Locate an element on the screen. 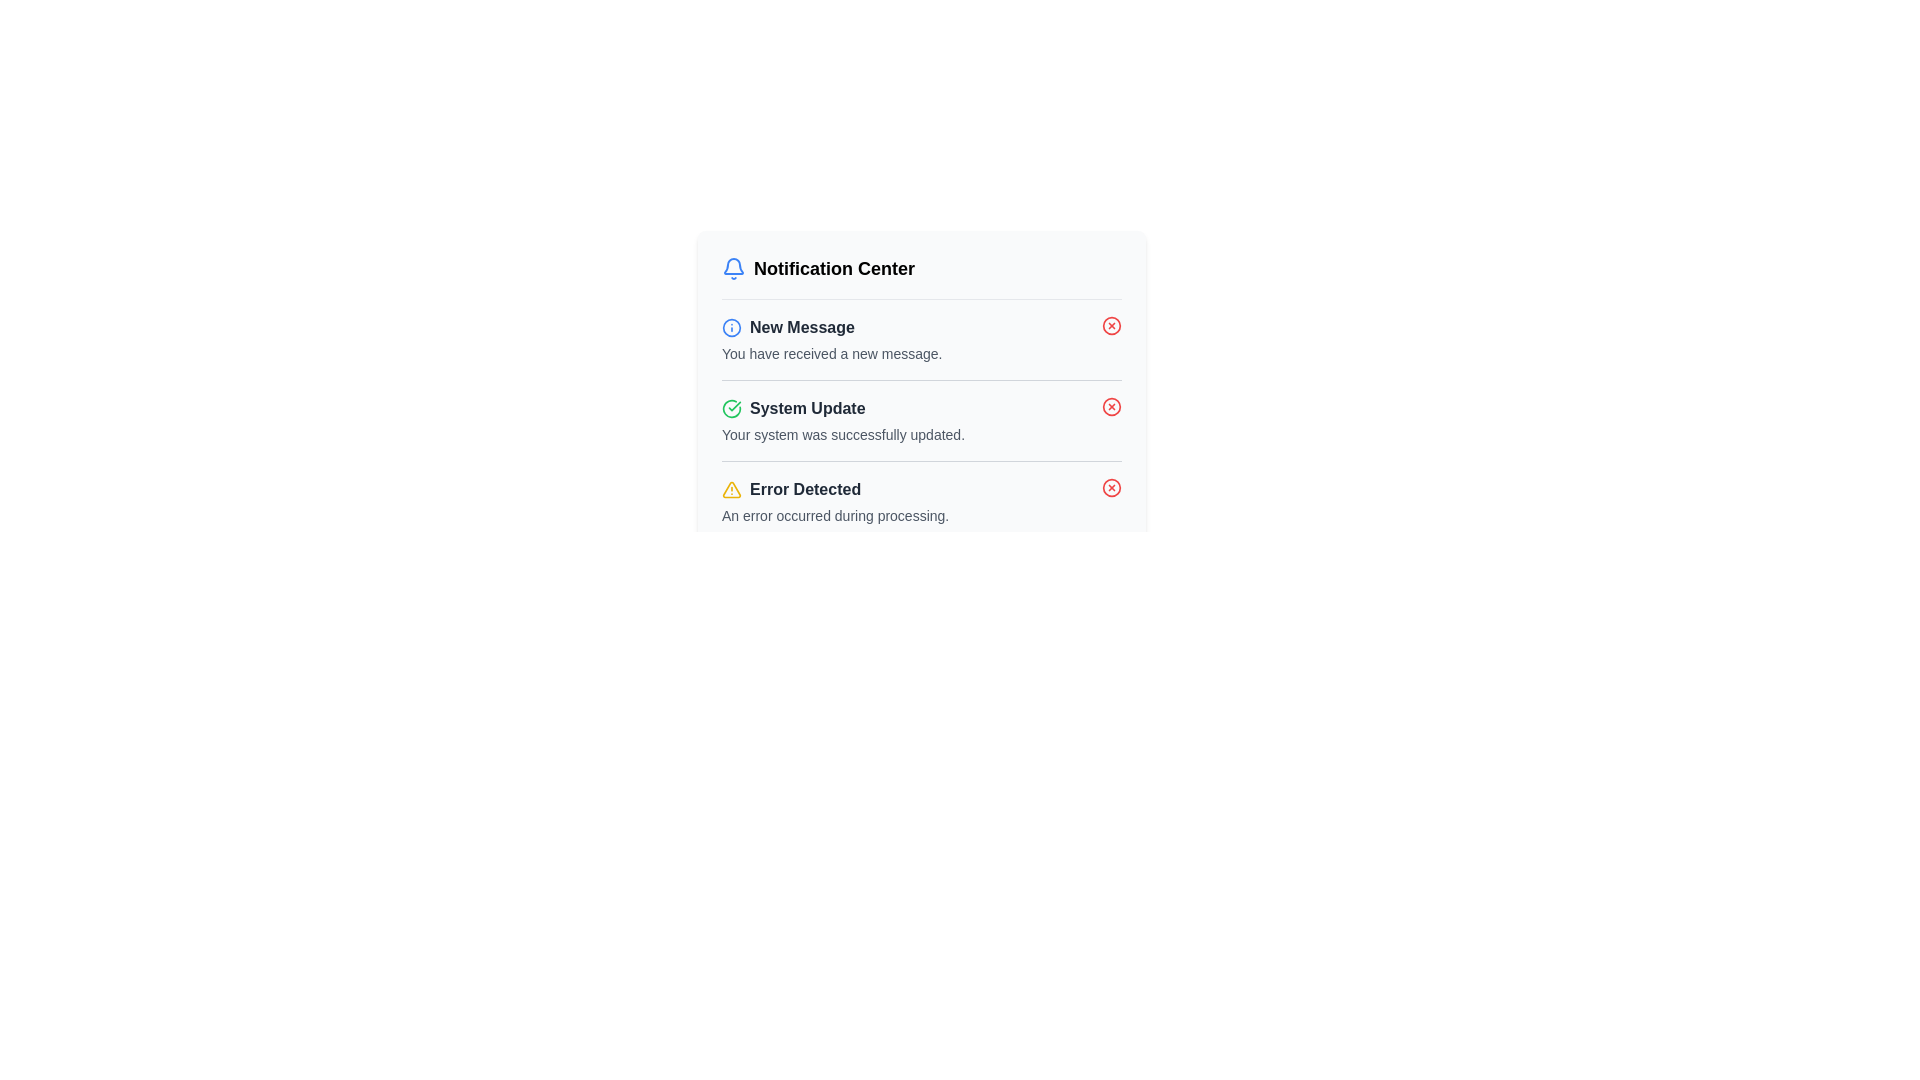 This screenshot has width=1920, height=1080. the circular SVG shape with a blue outline located inside the leftmost notification icon in the Notification Center is located at coordinates (730, 326).